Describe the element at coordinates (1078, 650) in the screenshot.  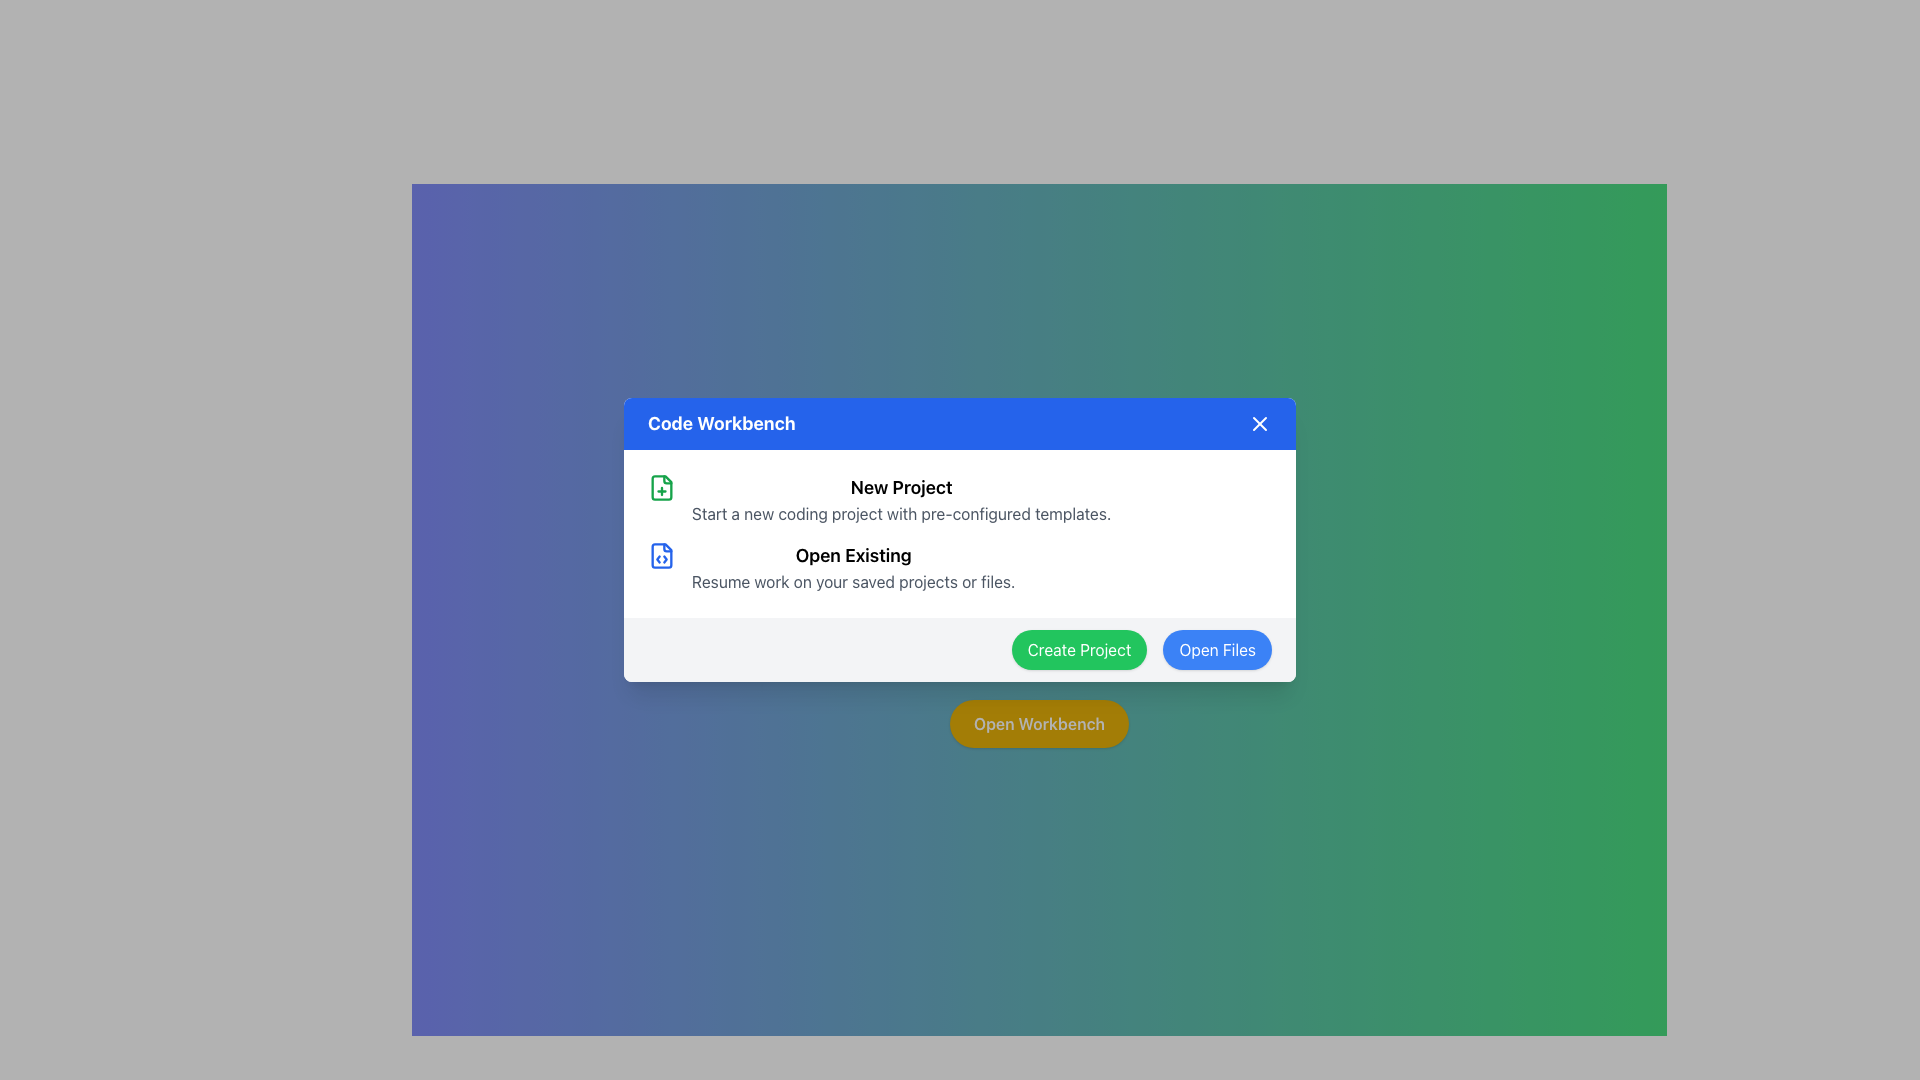
I see `the 'Create Project' button located at the bottom-right of the modal box` at that location.